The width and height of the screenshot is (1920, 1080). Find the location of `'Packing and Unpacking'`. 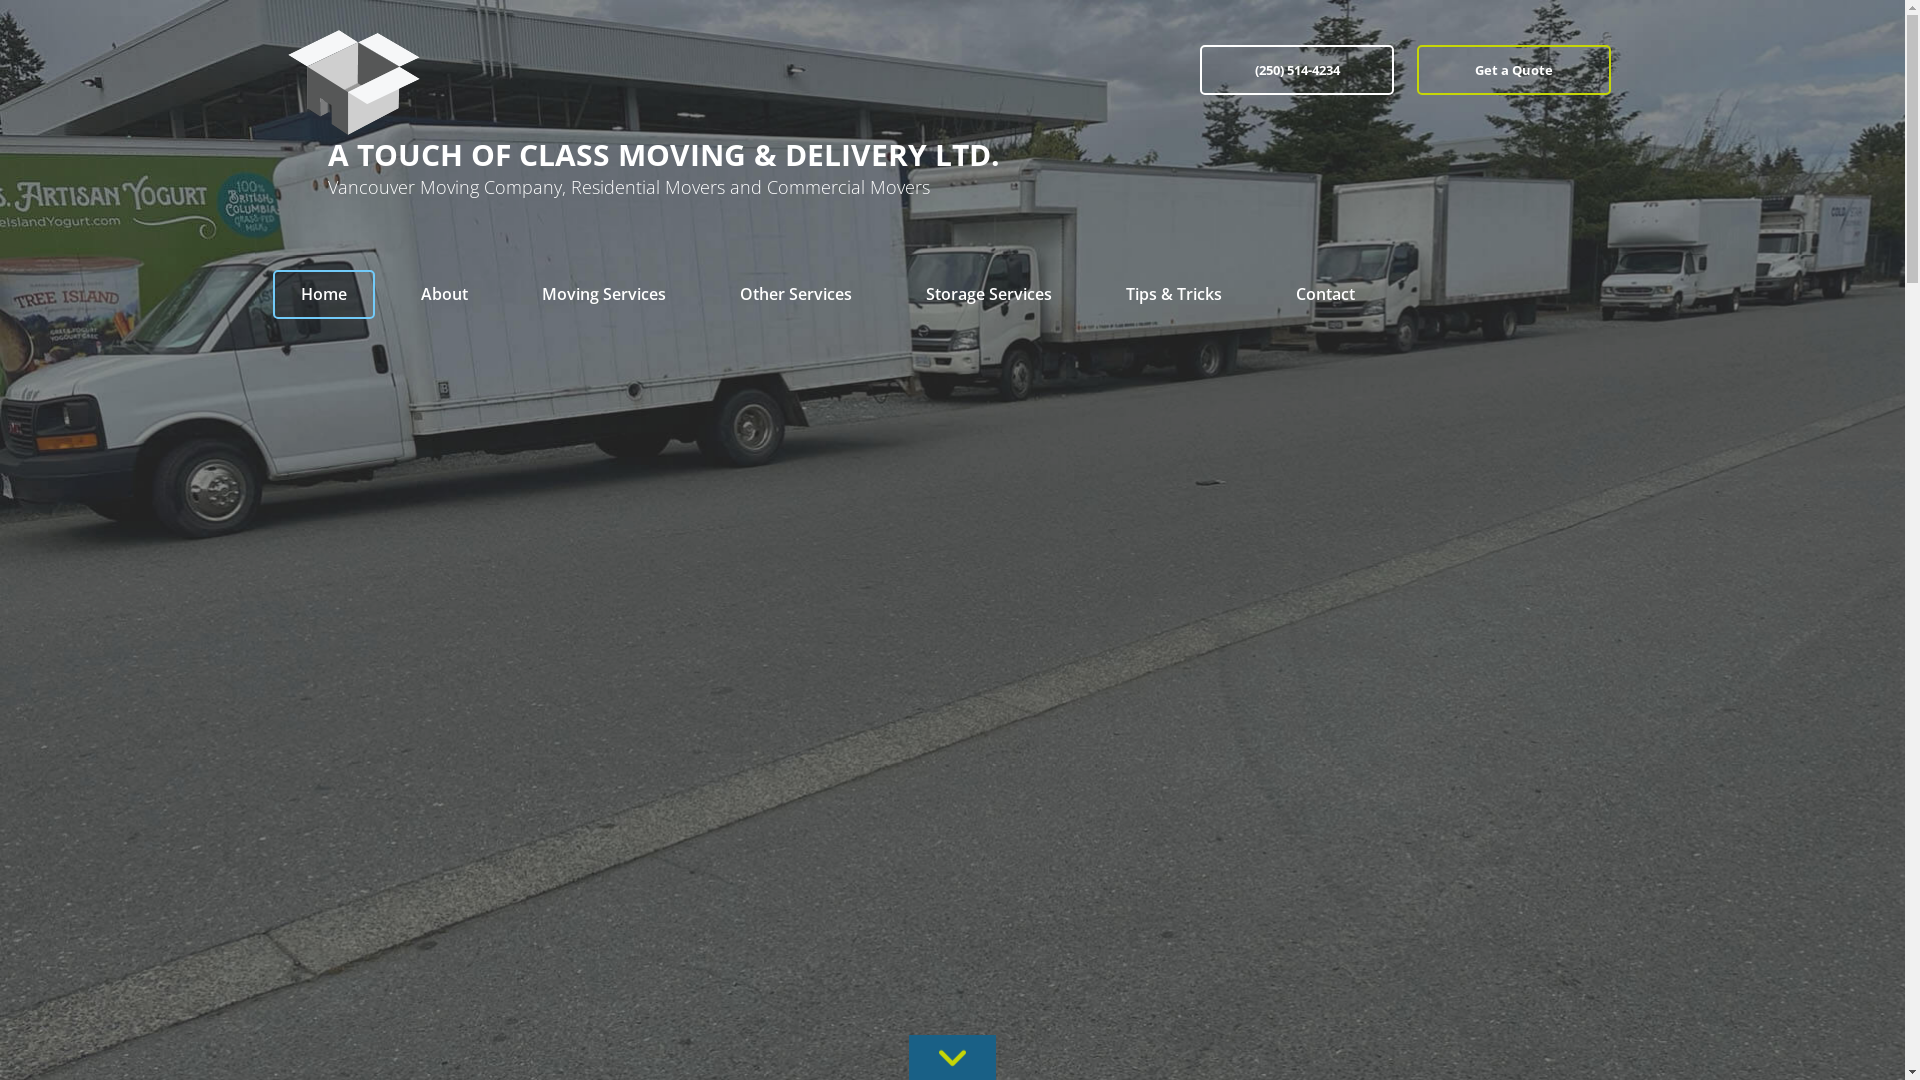

'Packing and Unpacking' is located at coordinates (795, 378).